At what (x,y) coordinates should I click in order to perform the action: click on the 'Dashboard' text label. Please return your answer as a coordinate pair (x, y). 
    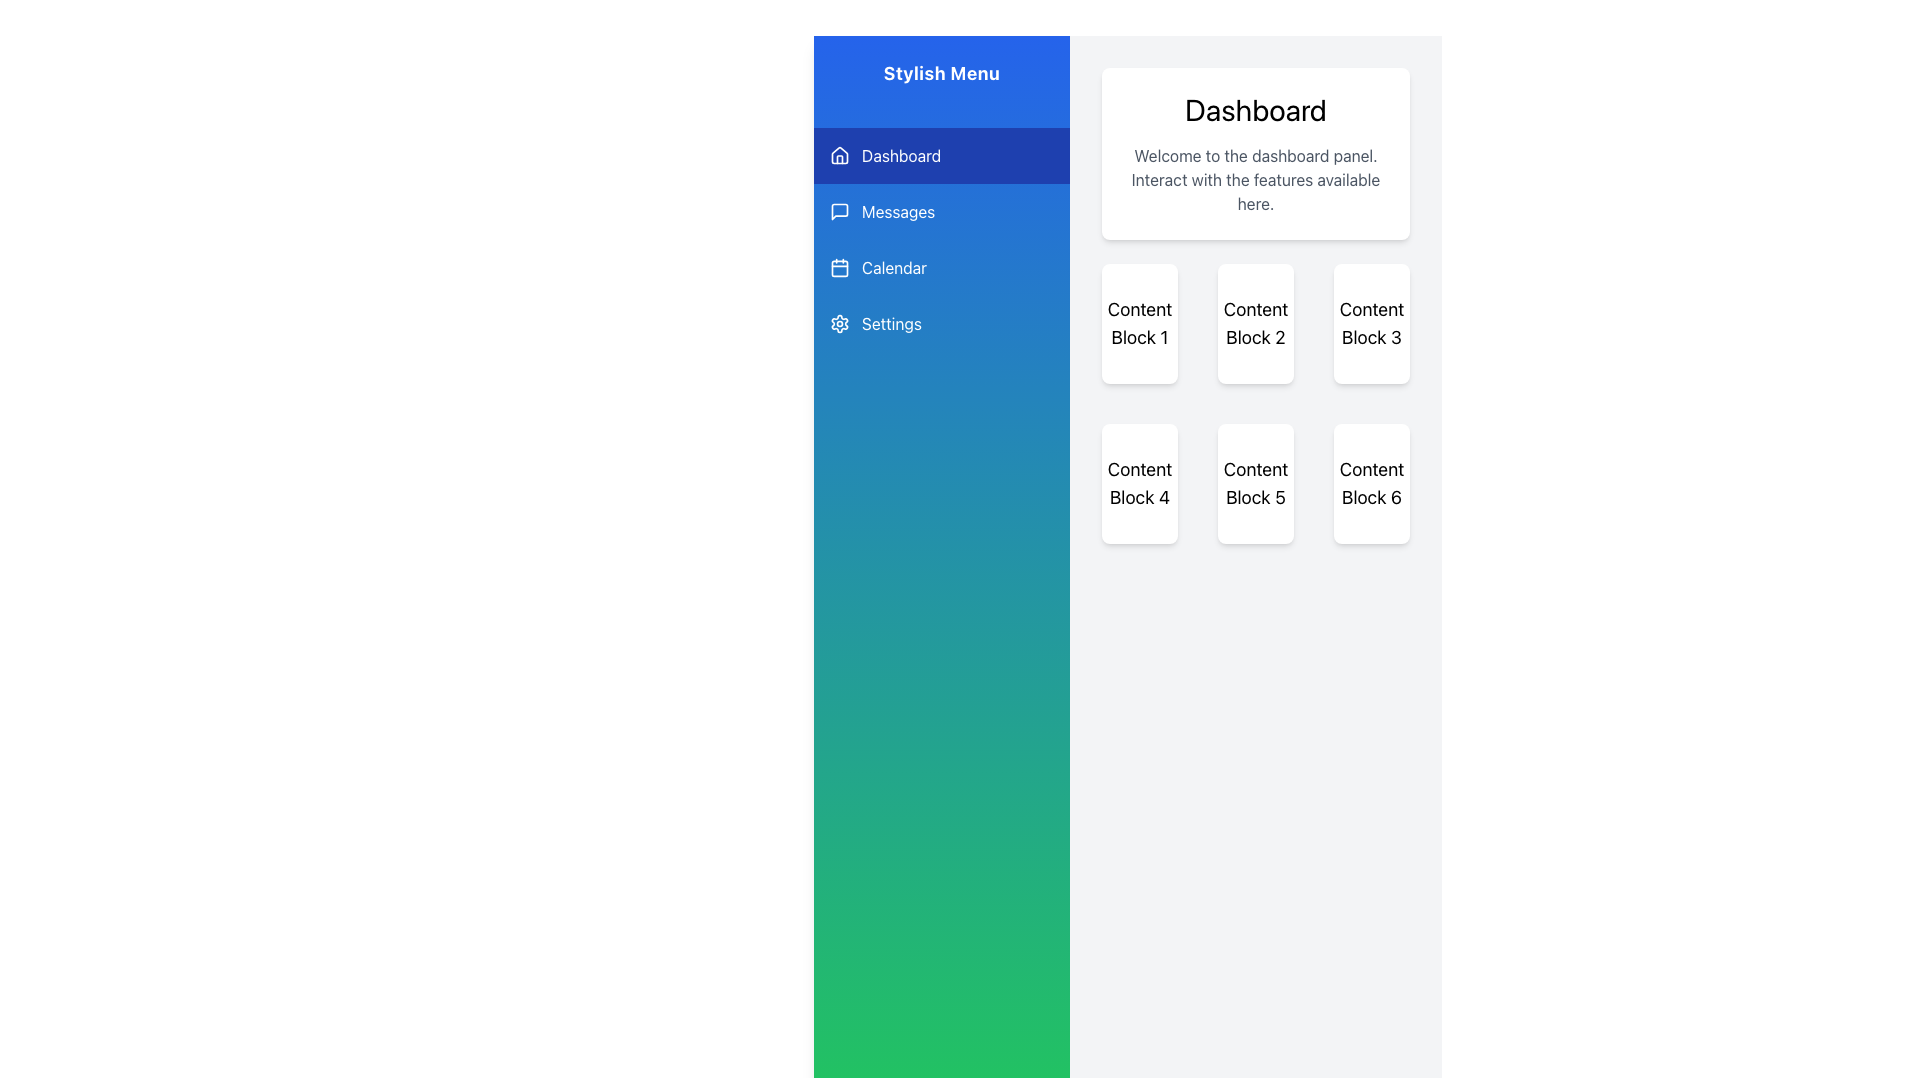
    Looking at the image, I should click on (1255, 110).